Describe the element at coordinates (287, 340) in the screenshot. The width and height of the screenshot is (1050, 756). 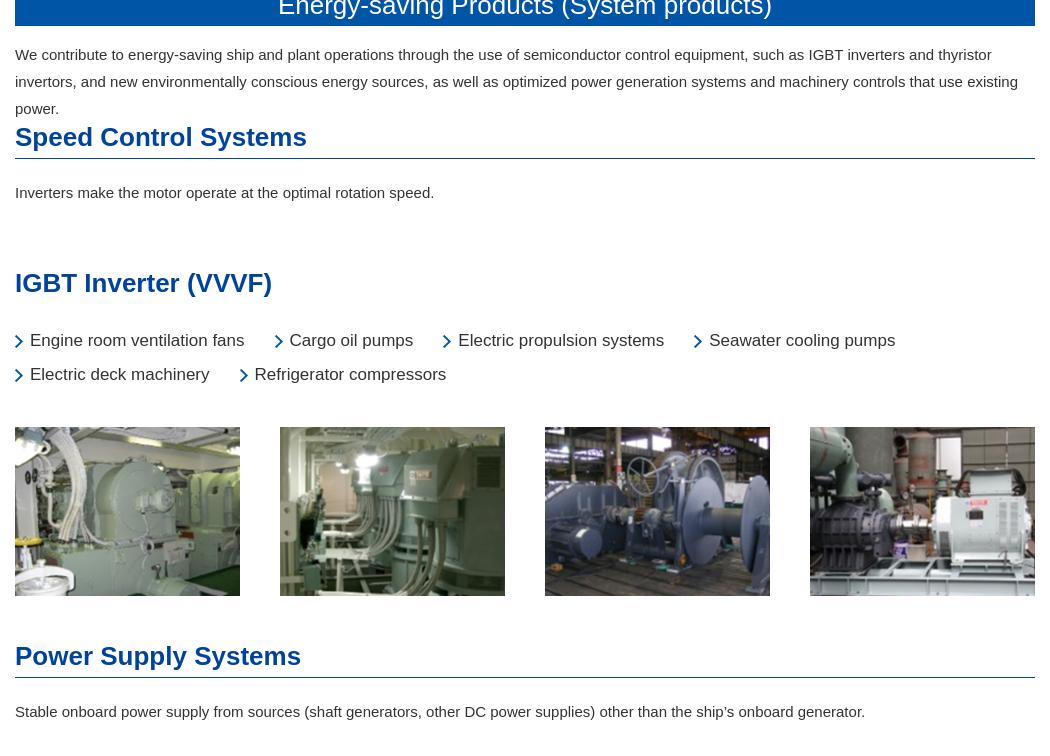
I see `'Cargo oil pumps'` at that location.